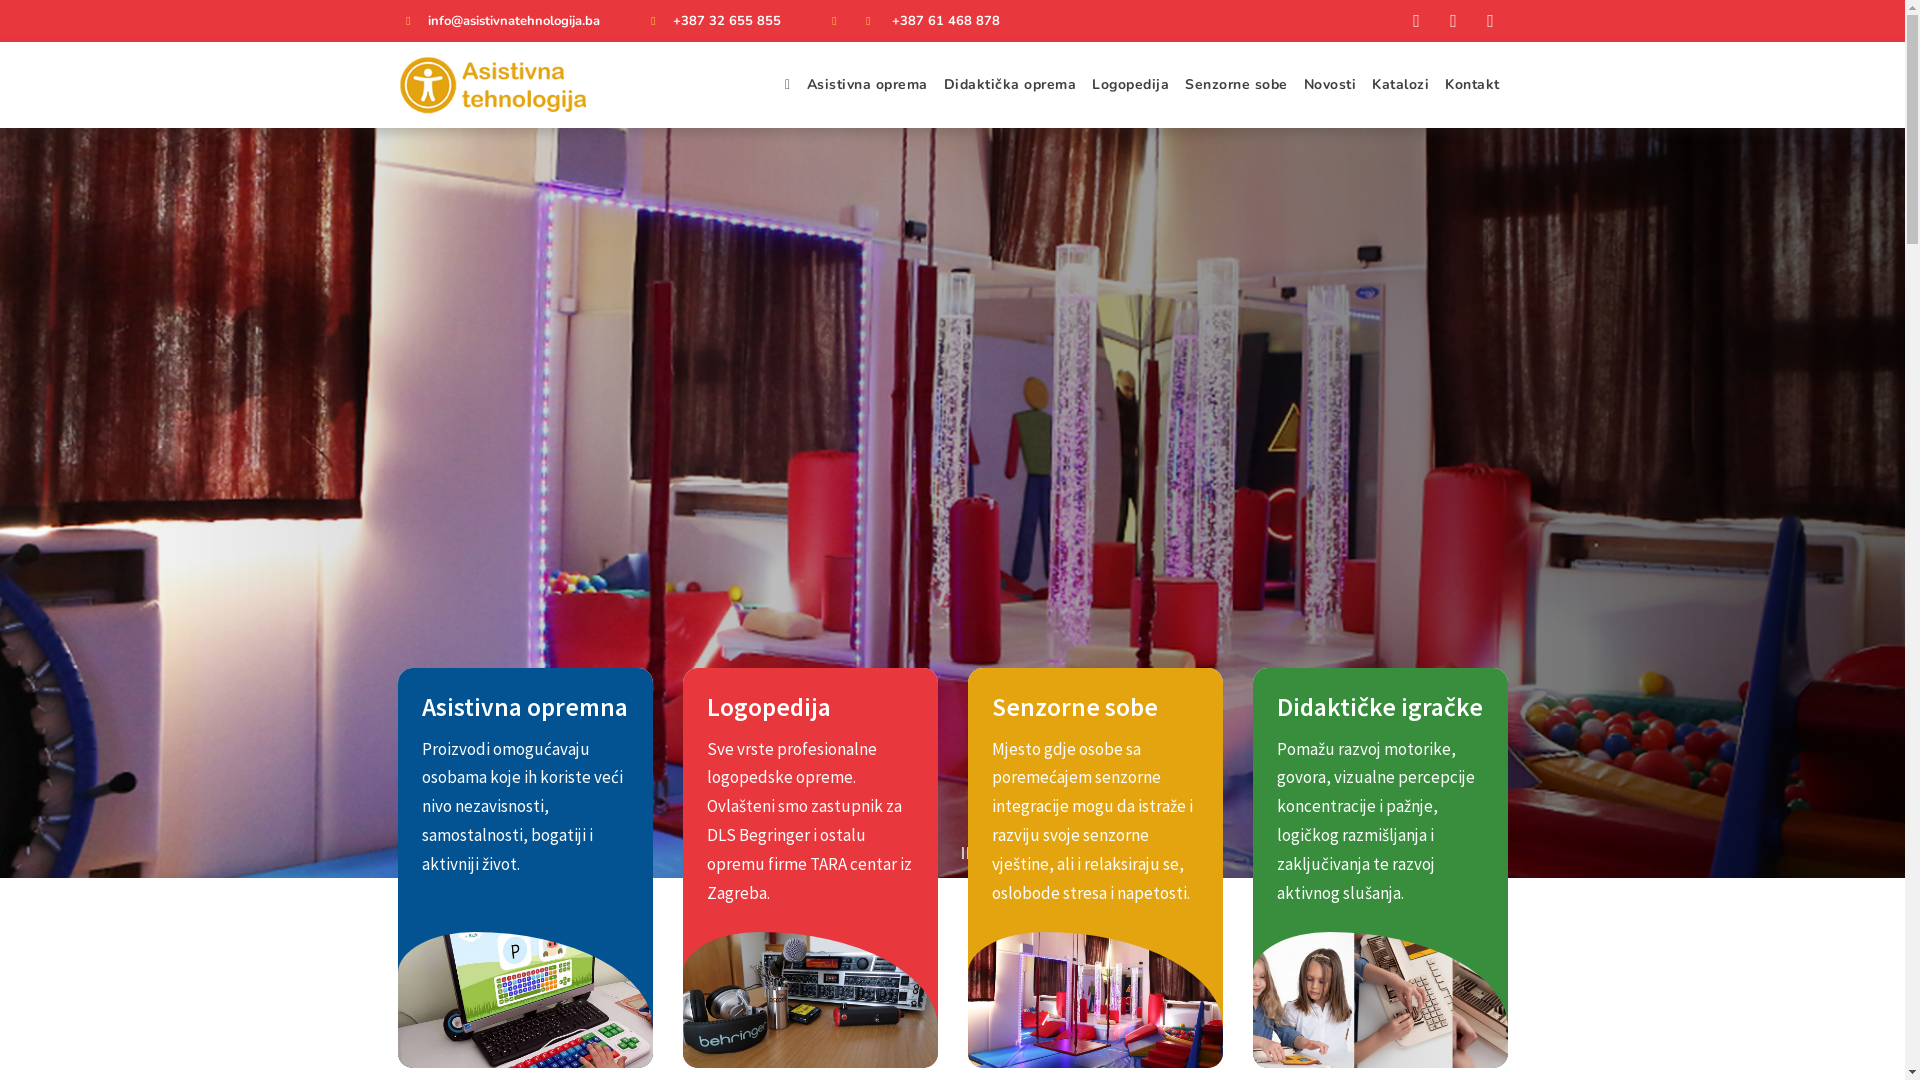  What do you see at coordinates (1330, 83) in the screenshot?
I see `'Novosti'` at bounding box center [1330, 83].